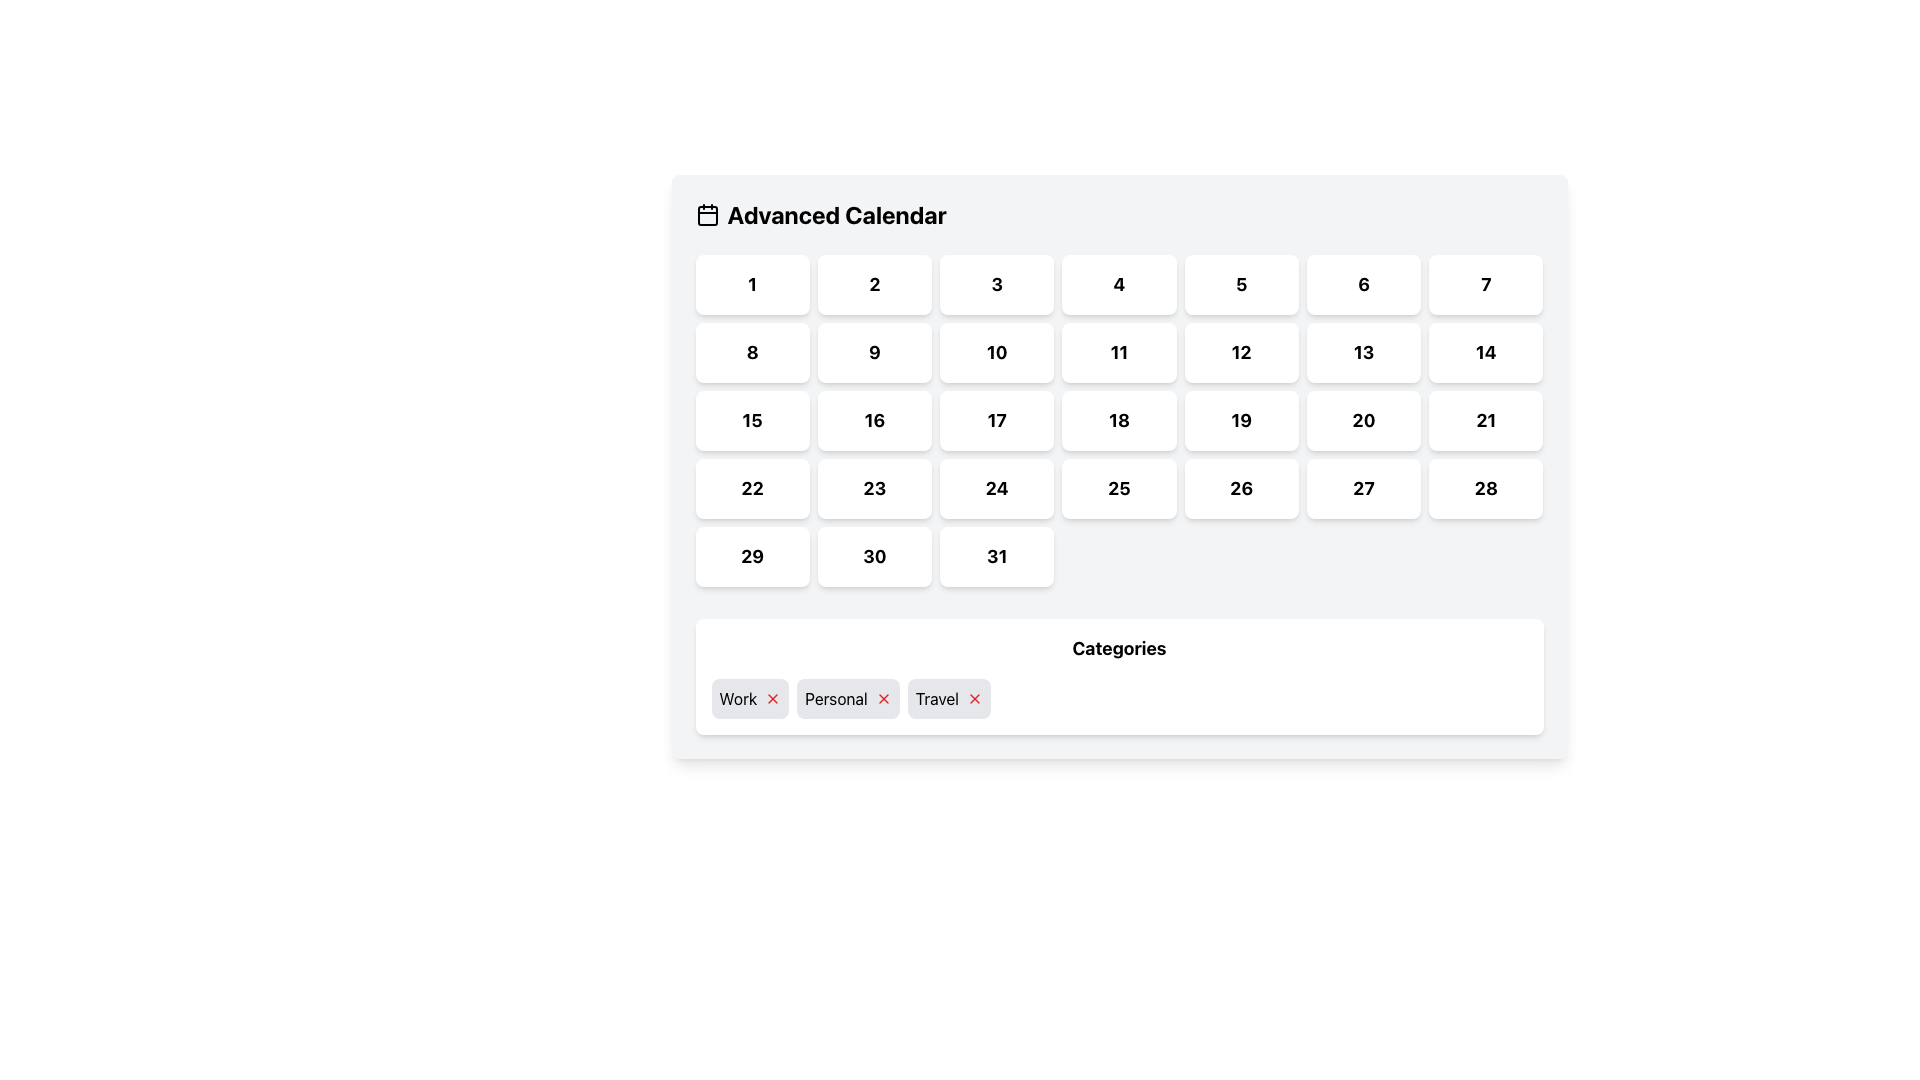 The width and height of the screenshot is (1920, 1080). Describe the element at coordinates (1240, 419) in the screenshot. I see `the selectable day button in the calendar interface` at that location.